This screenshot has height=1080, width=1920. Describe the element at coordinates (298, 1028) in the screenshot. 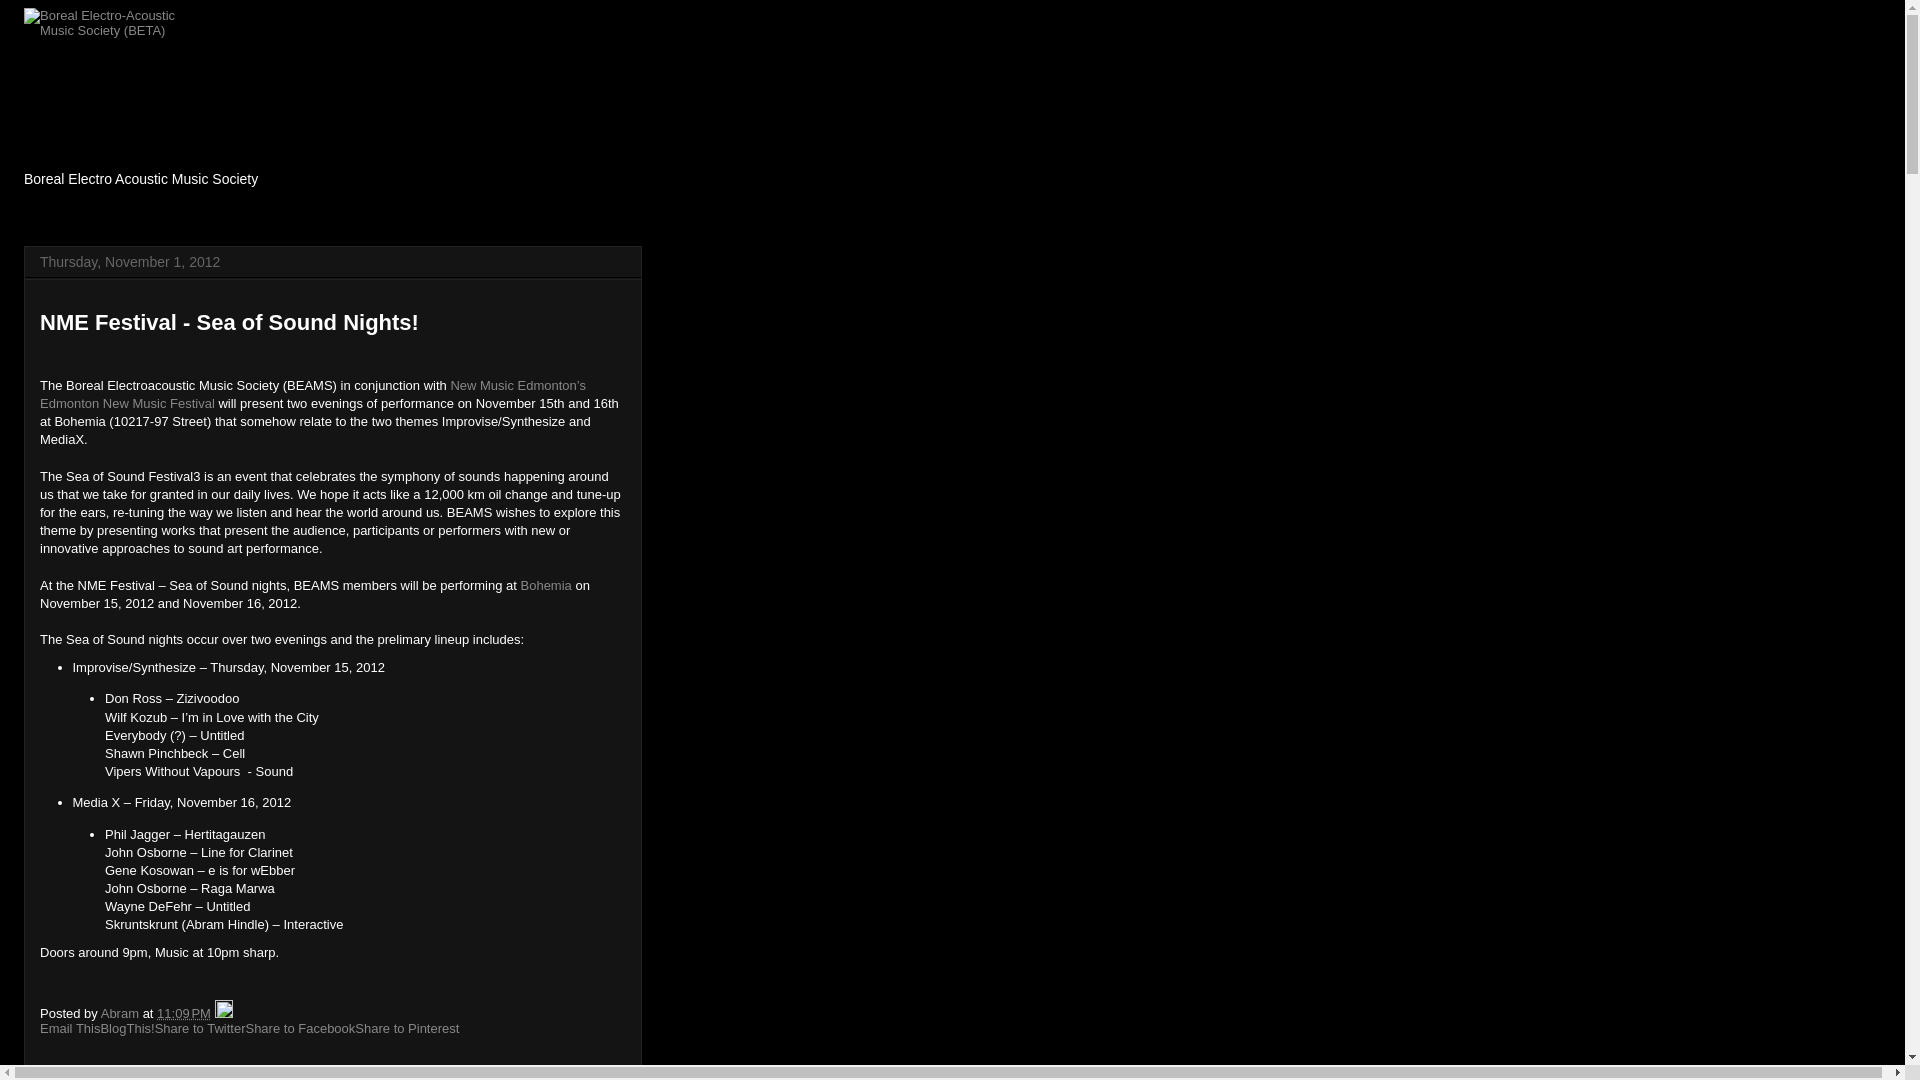

I see `'Share to Facebook'` at that location.